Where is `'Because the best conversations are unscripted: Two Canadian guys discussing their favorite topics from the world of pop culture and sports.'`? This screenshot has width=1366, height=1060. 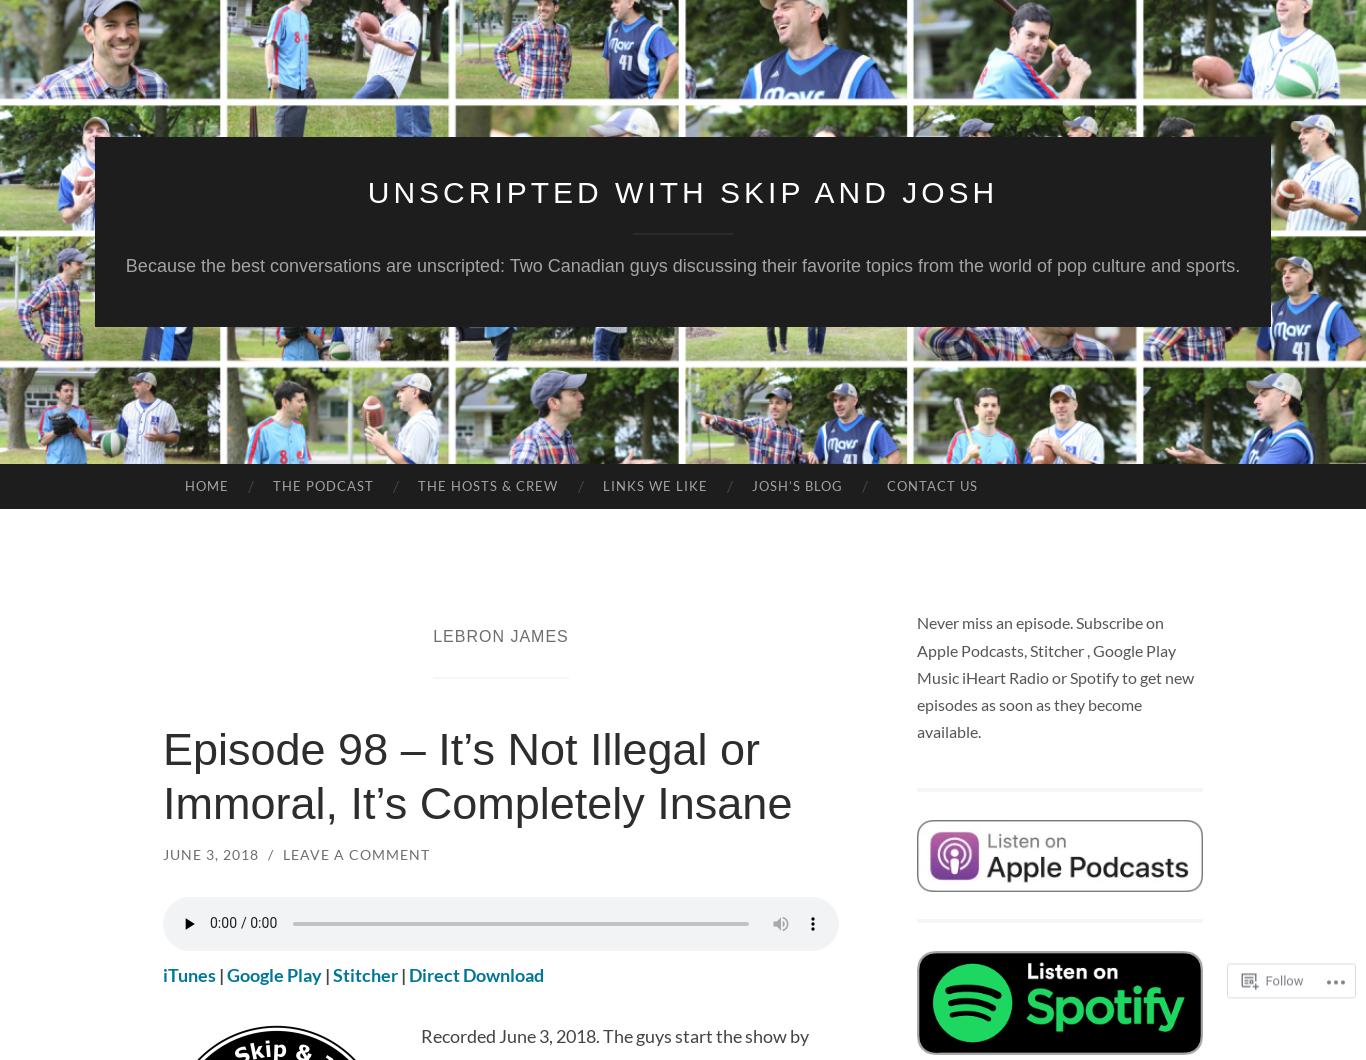
'Because the best conversations are unscripted: Two Canadian guys discussing their favorite topics from the world of pop culture and sports.' is located at coordinates (681, 265).